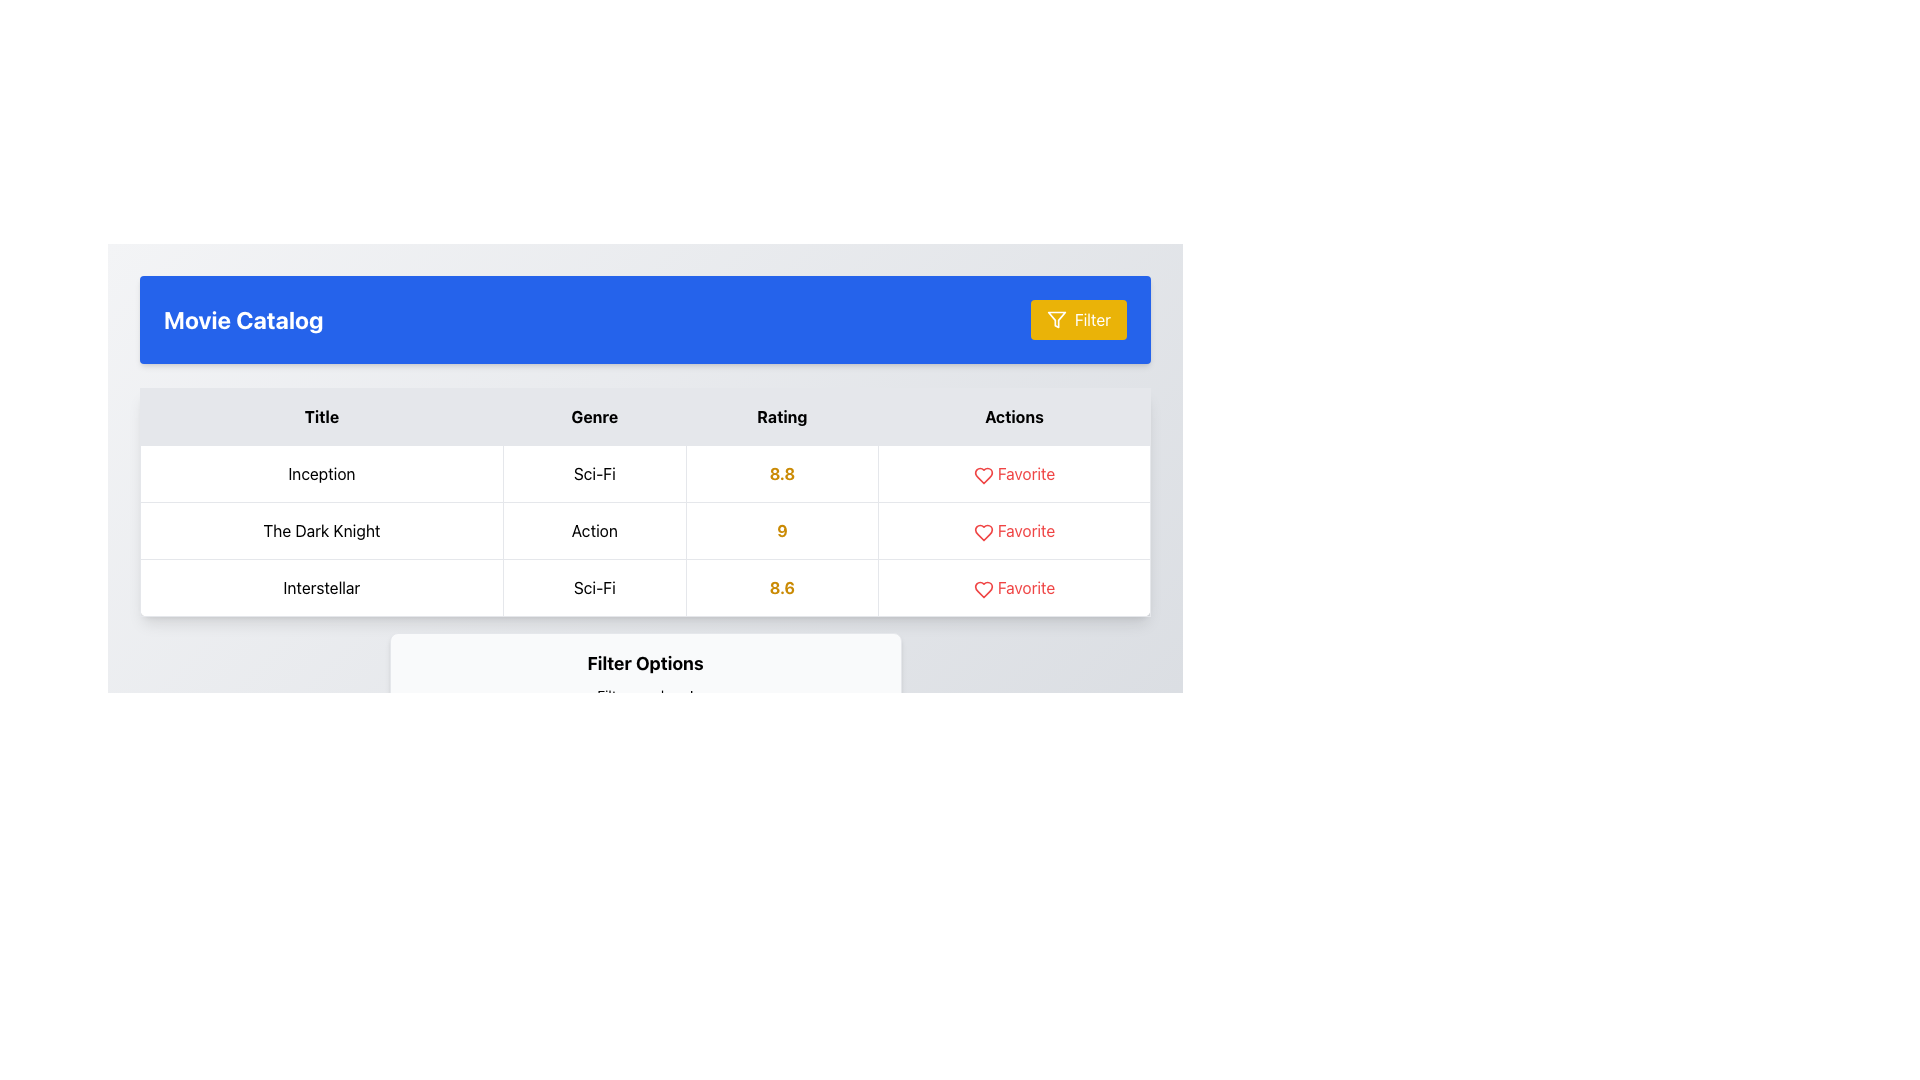  I want to click on the favorite icon located in the 'Actions' column of the table for the movie 'Inception', so click(983, 531).